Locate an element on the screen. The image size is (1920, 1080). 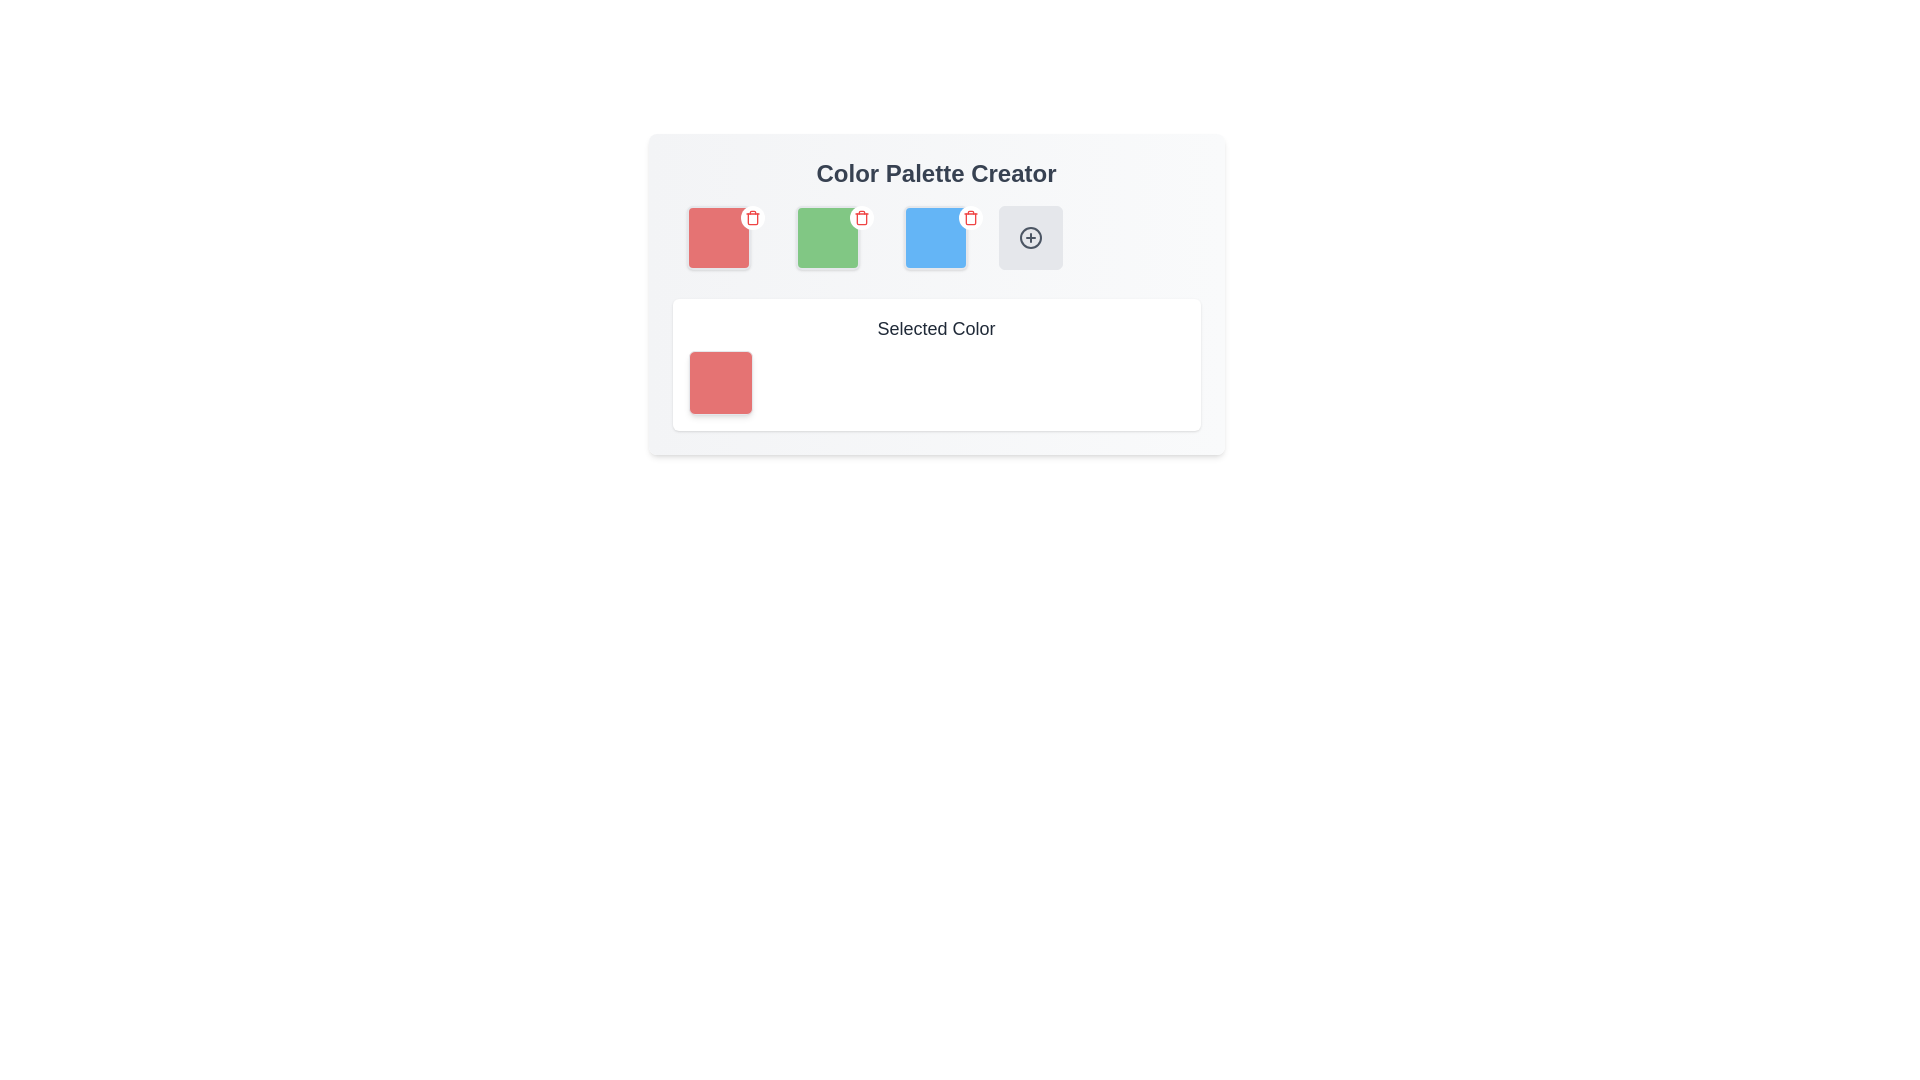
the small, red-colored trash can icon located at the top-right corner of the blue square in the color palette section is located at coordinates (970, 218).